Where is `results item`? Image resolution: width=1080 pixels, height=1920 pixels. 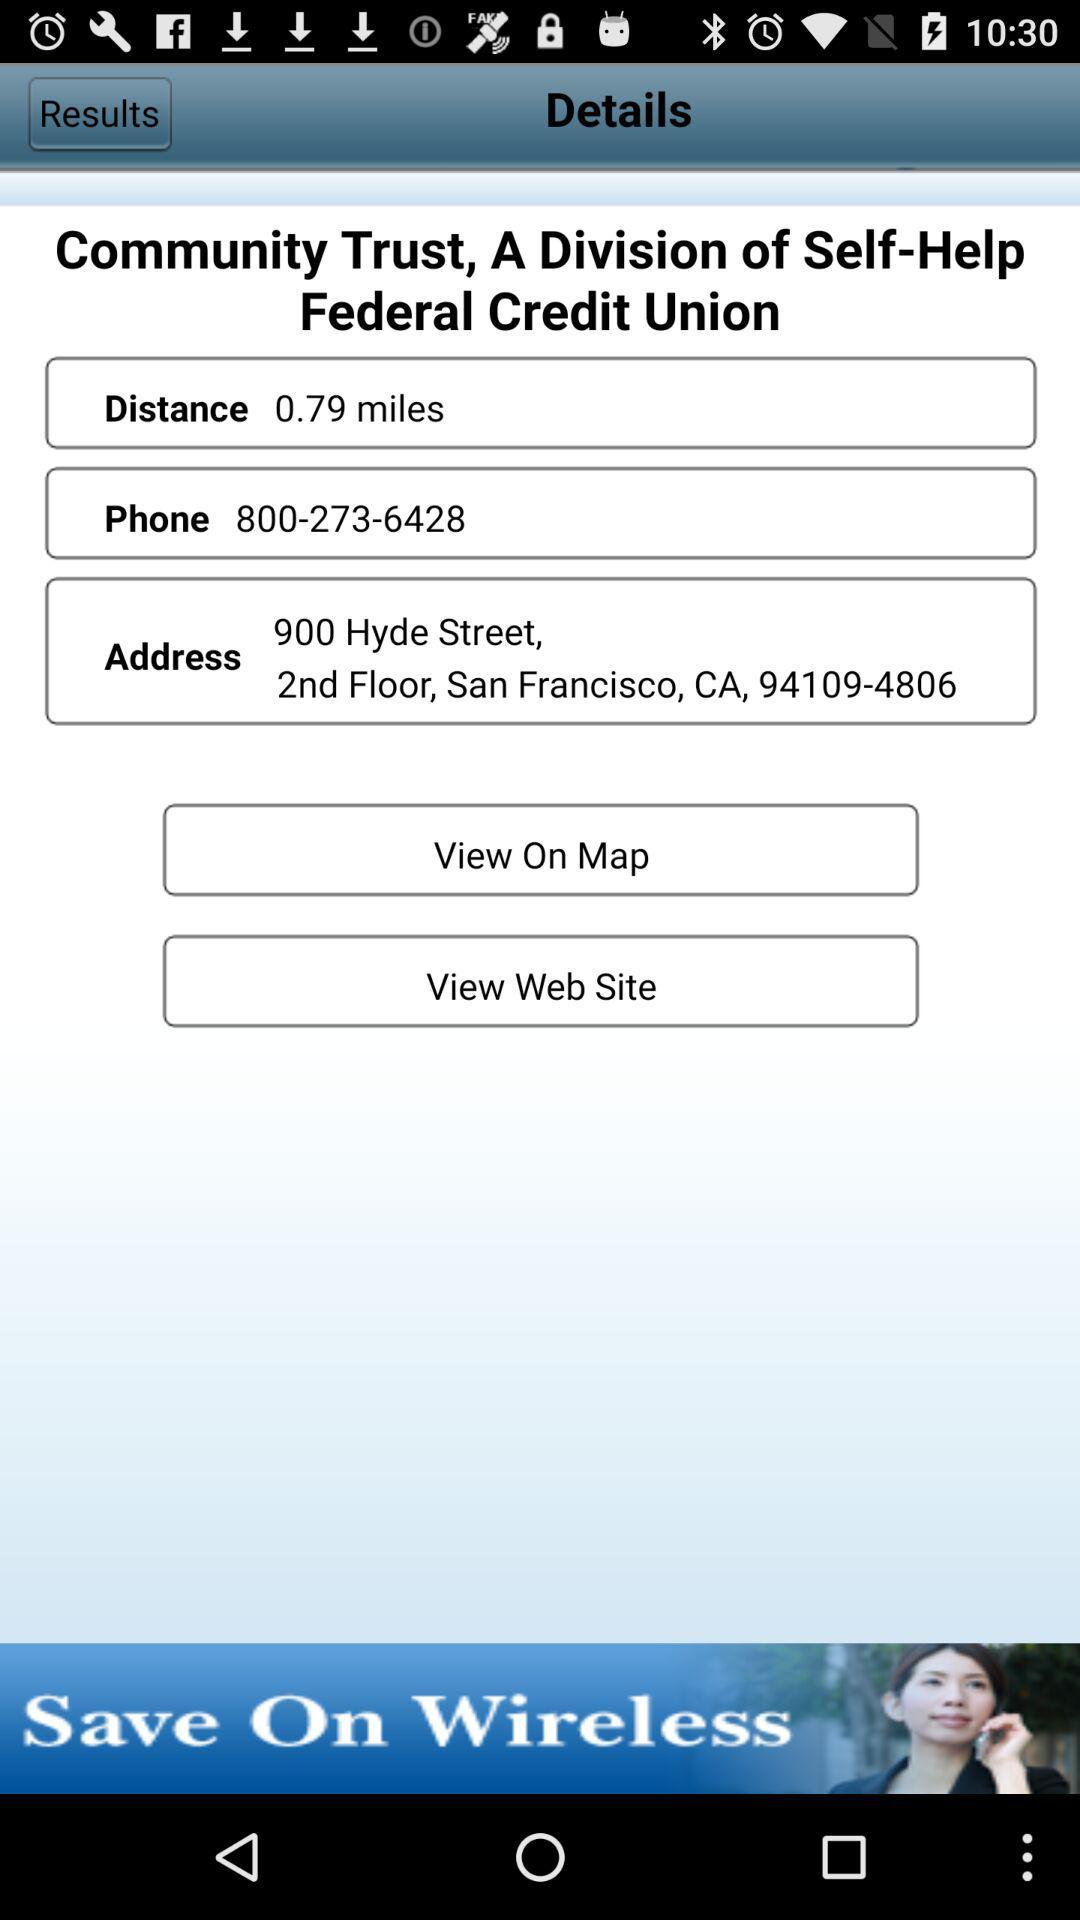
results item is located at coordinates (99, 113).